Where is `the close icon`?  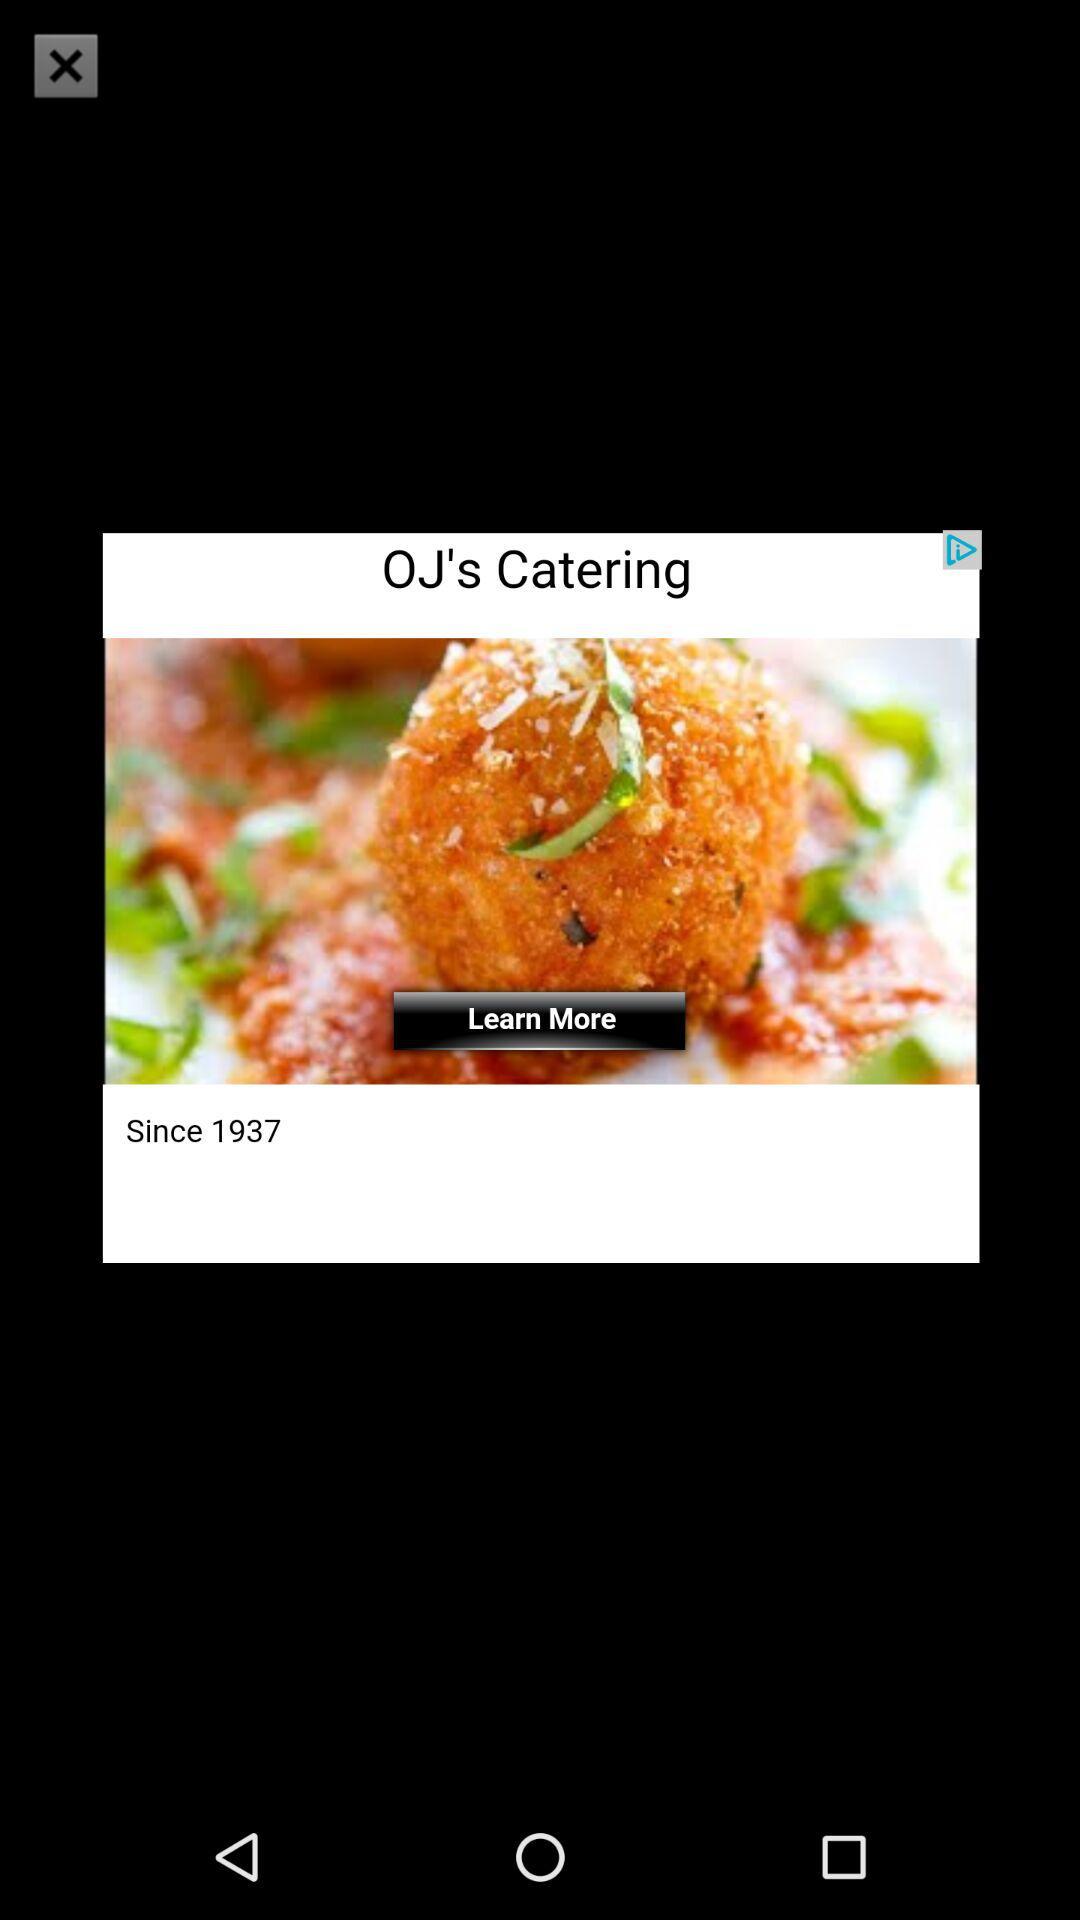
the close icon is located at coordinates (64, 70).